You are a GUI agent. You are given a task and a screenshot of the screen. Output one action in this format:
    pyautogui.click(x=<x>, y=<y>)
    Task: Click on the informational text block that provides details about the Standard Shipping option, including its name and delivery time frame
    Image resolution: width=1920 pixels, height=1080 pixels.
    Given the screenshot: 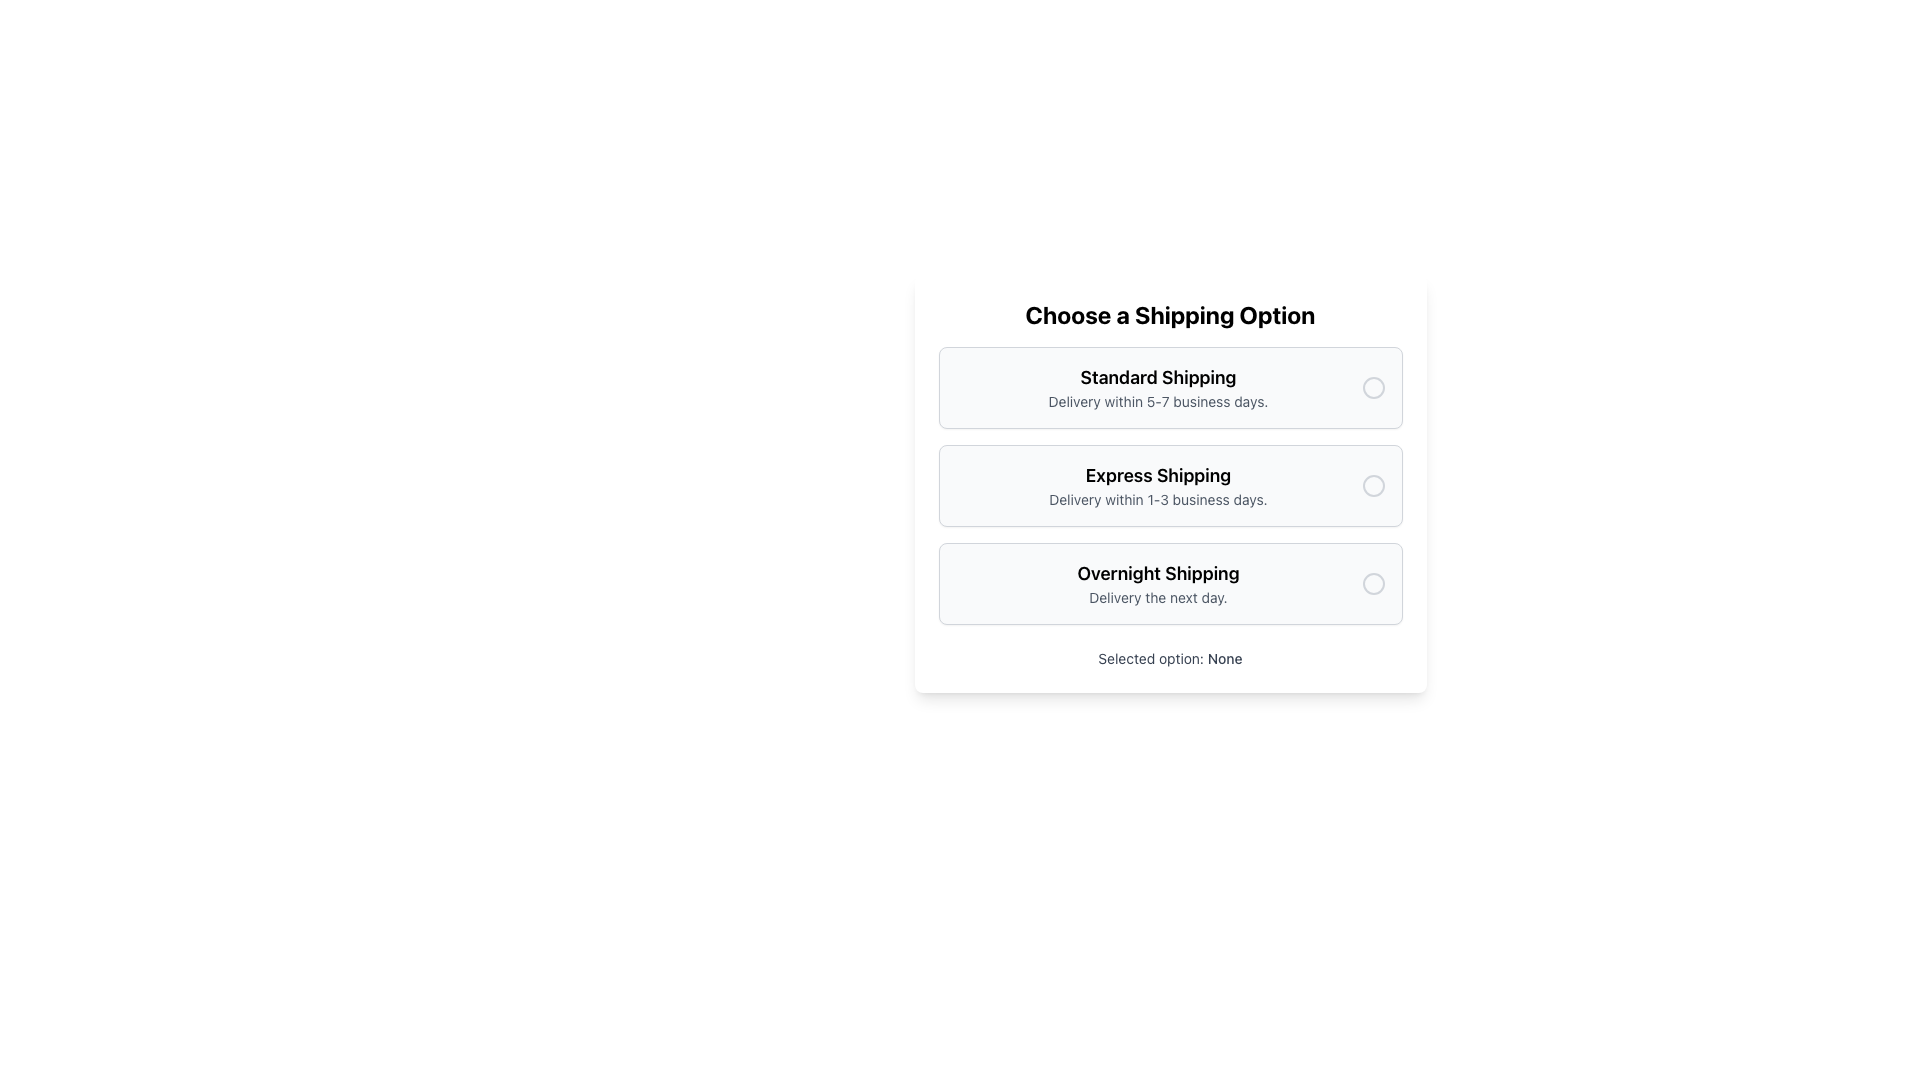 What is the action you would take?
    pyautogui.click(x=1158, y=388)
    